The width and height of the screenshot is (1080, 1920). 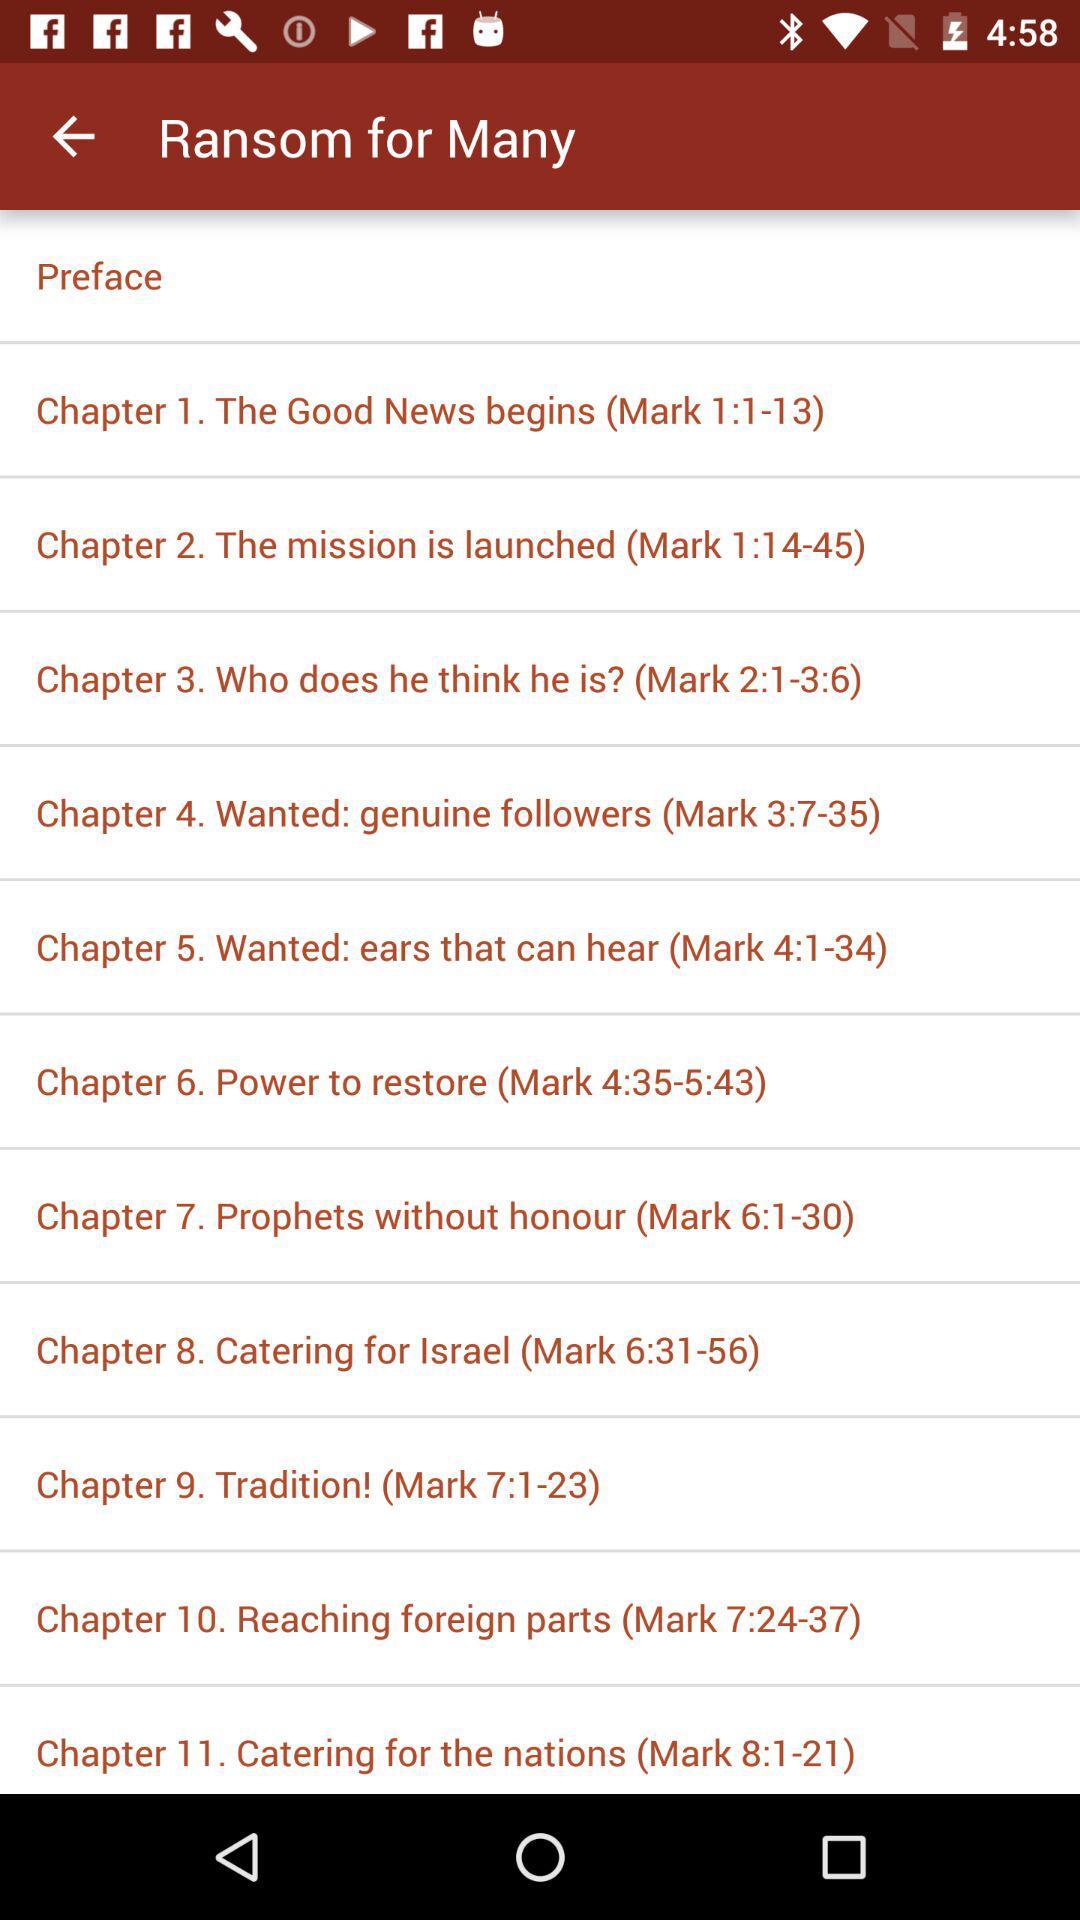 I want to click on the item at the top left corner, so click(x=72, y=135).